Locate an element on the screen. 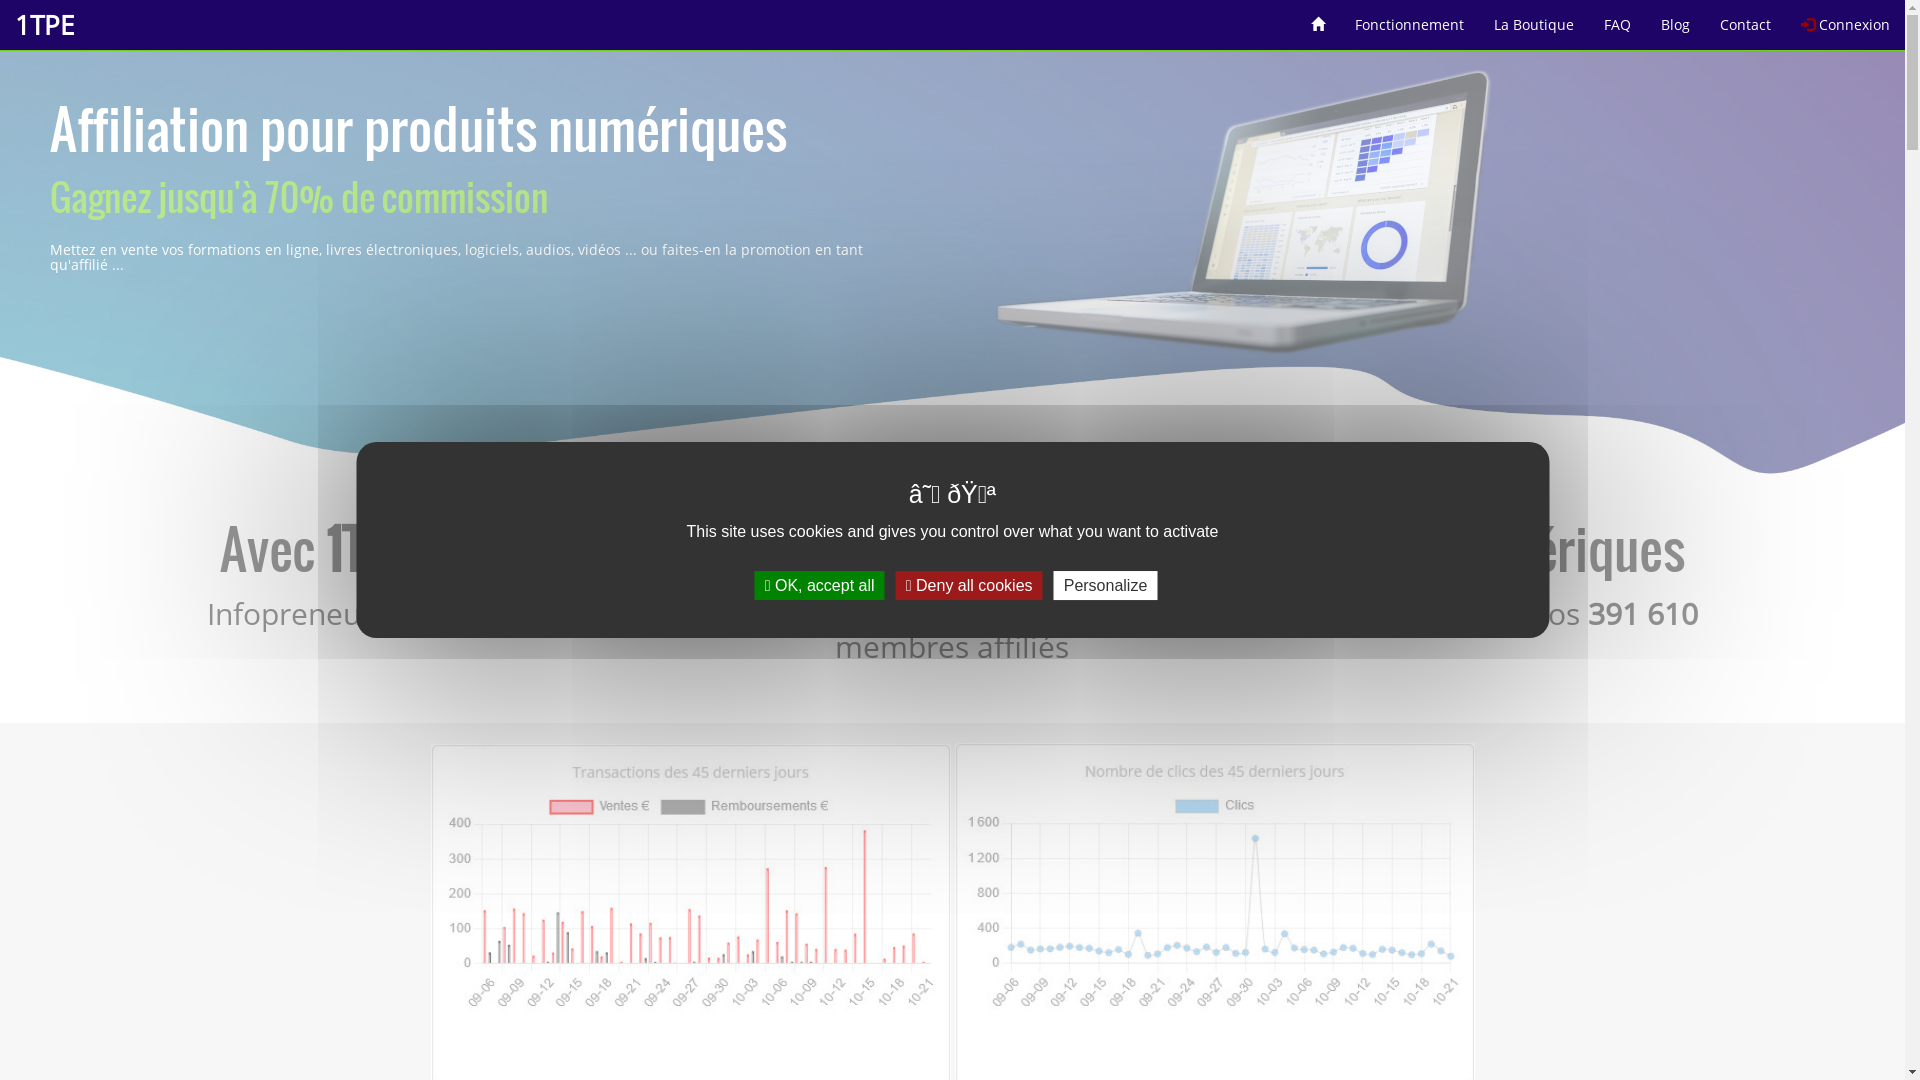  'Connexion' is located at coordinates (1844, 17).